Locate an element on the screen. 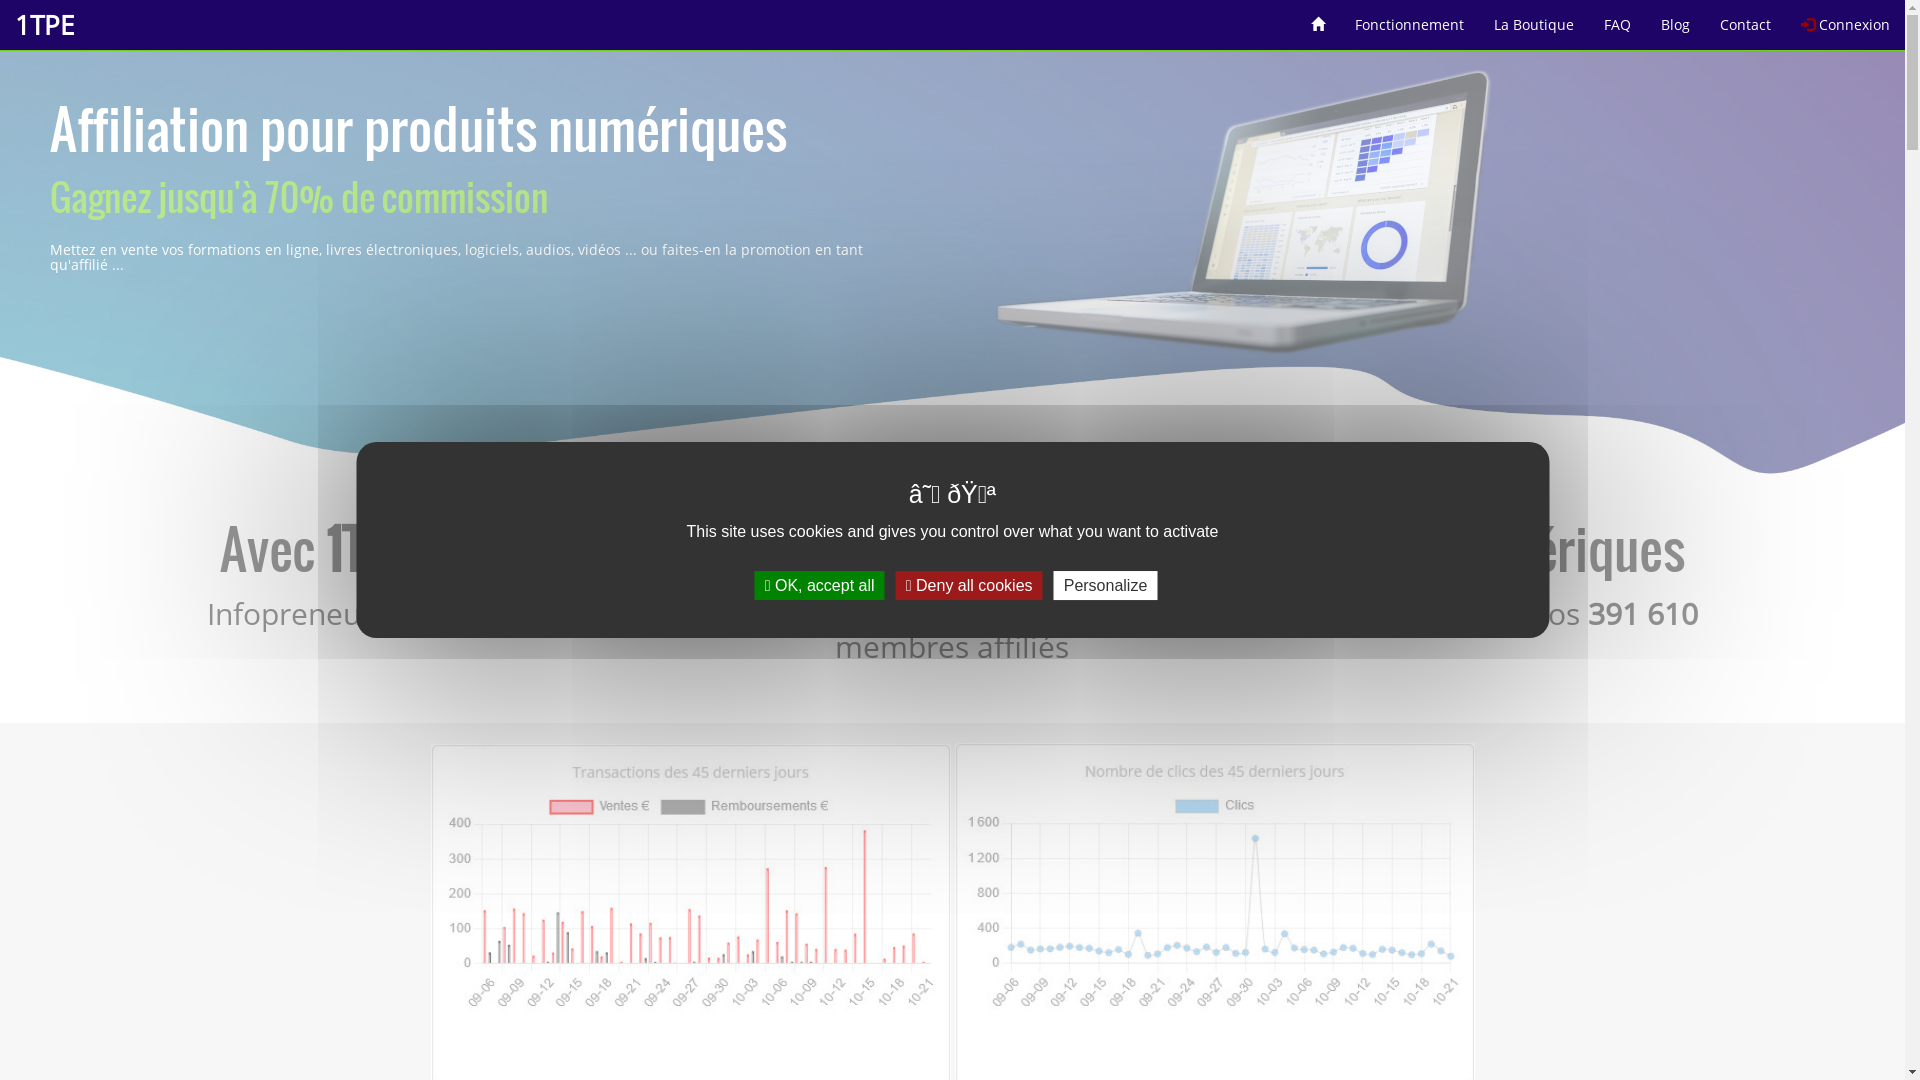  'Connexion' is located at coordinates (1844, 17).